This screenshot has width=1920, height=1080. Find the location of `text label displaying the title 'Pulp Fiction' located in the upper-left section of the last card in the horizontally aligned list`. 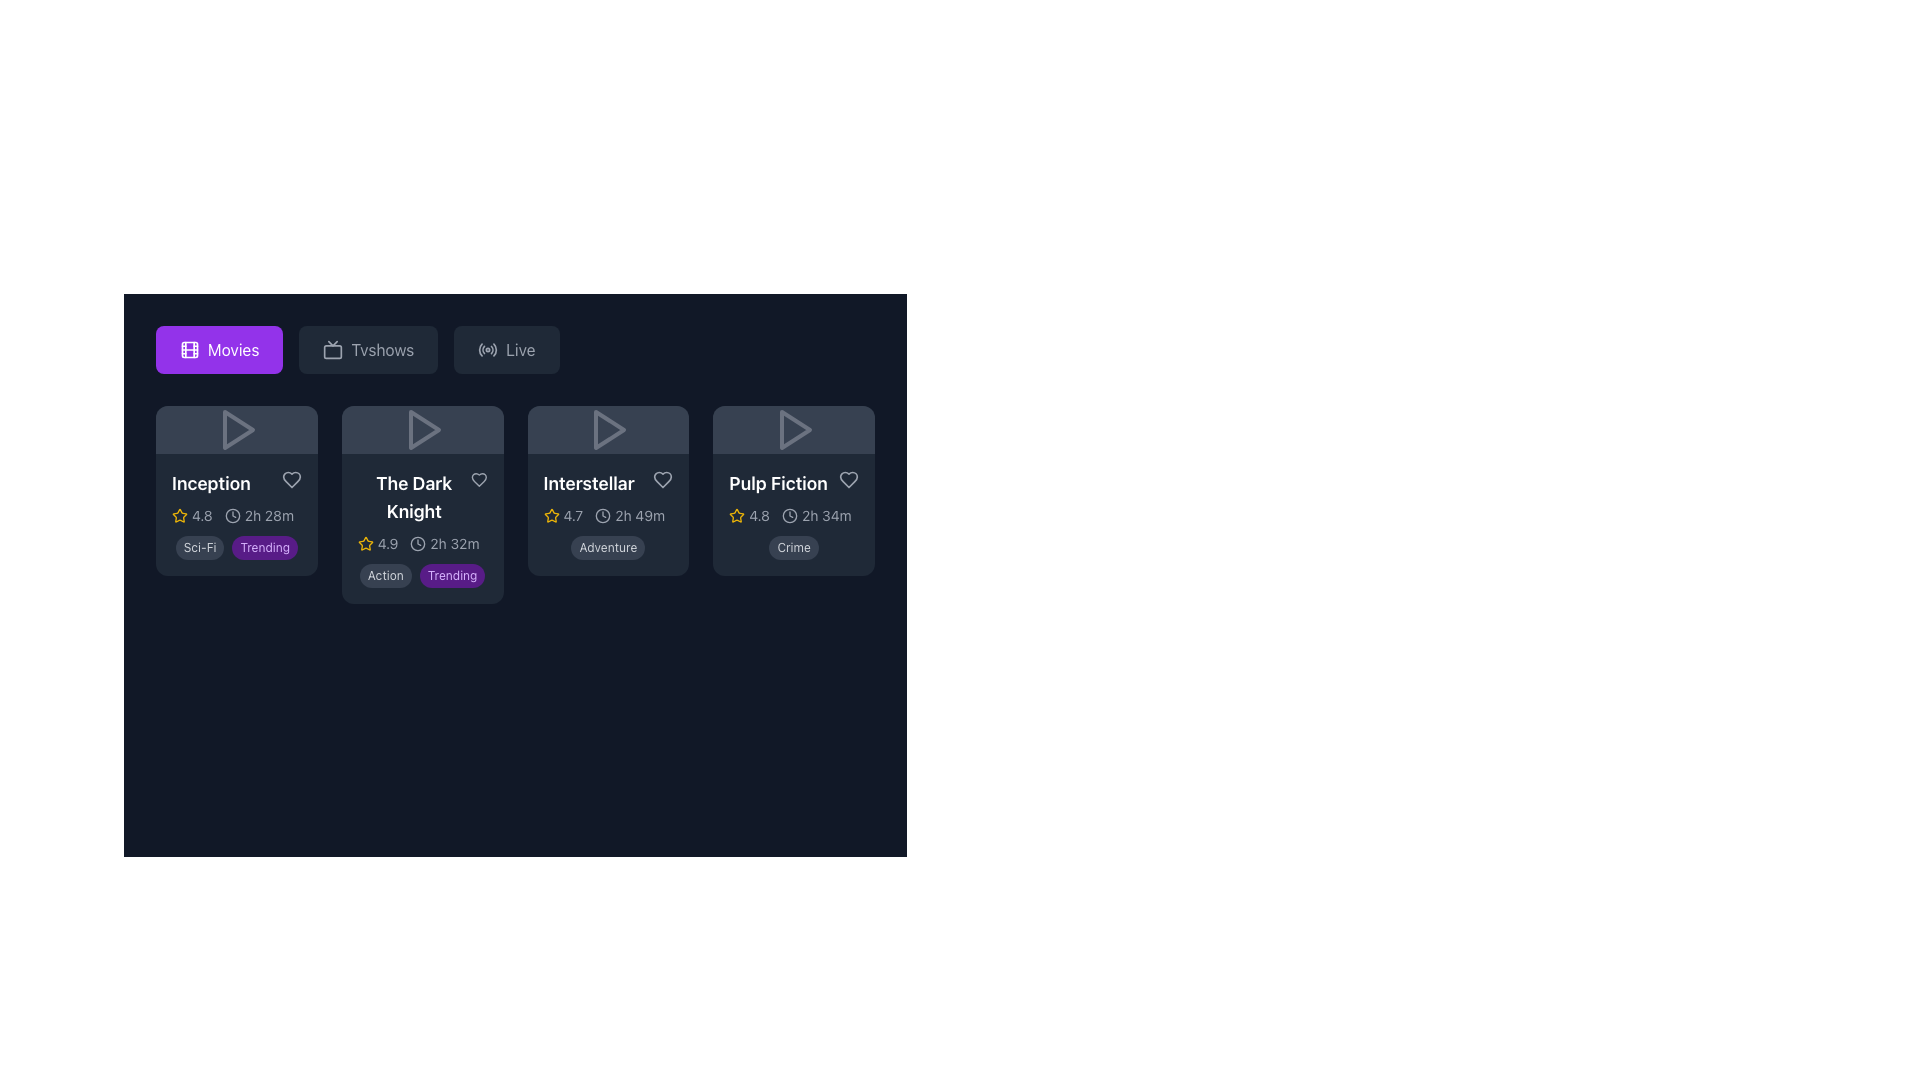

text label displaying the title 'Pulp Fiction' located in the upper-left section of the last card in the horizontally aligned list is located at coordinates (793, 483).